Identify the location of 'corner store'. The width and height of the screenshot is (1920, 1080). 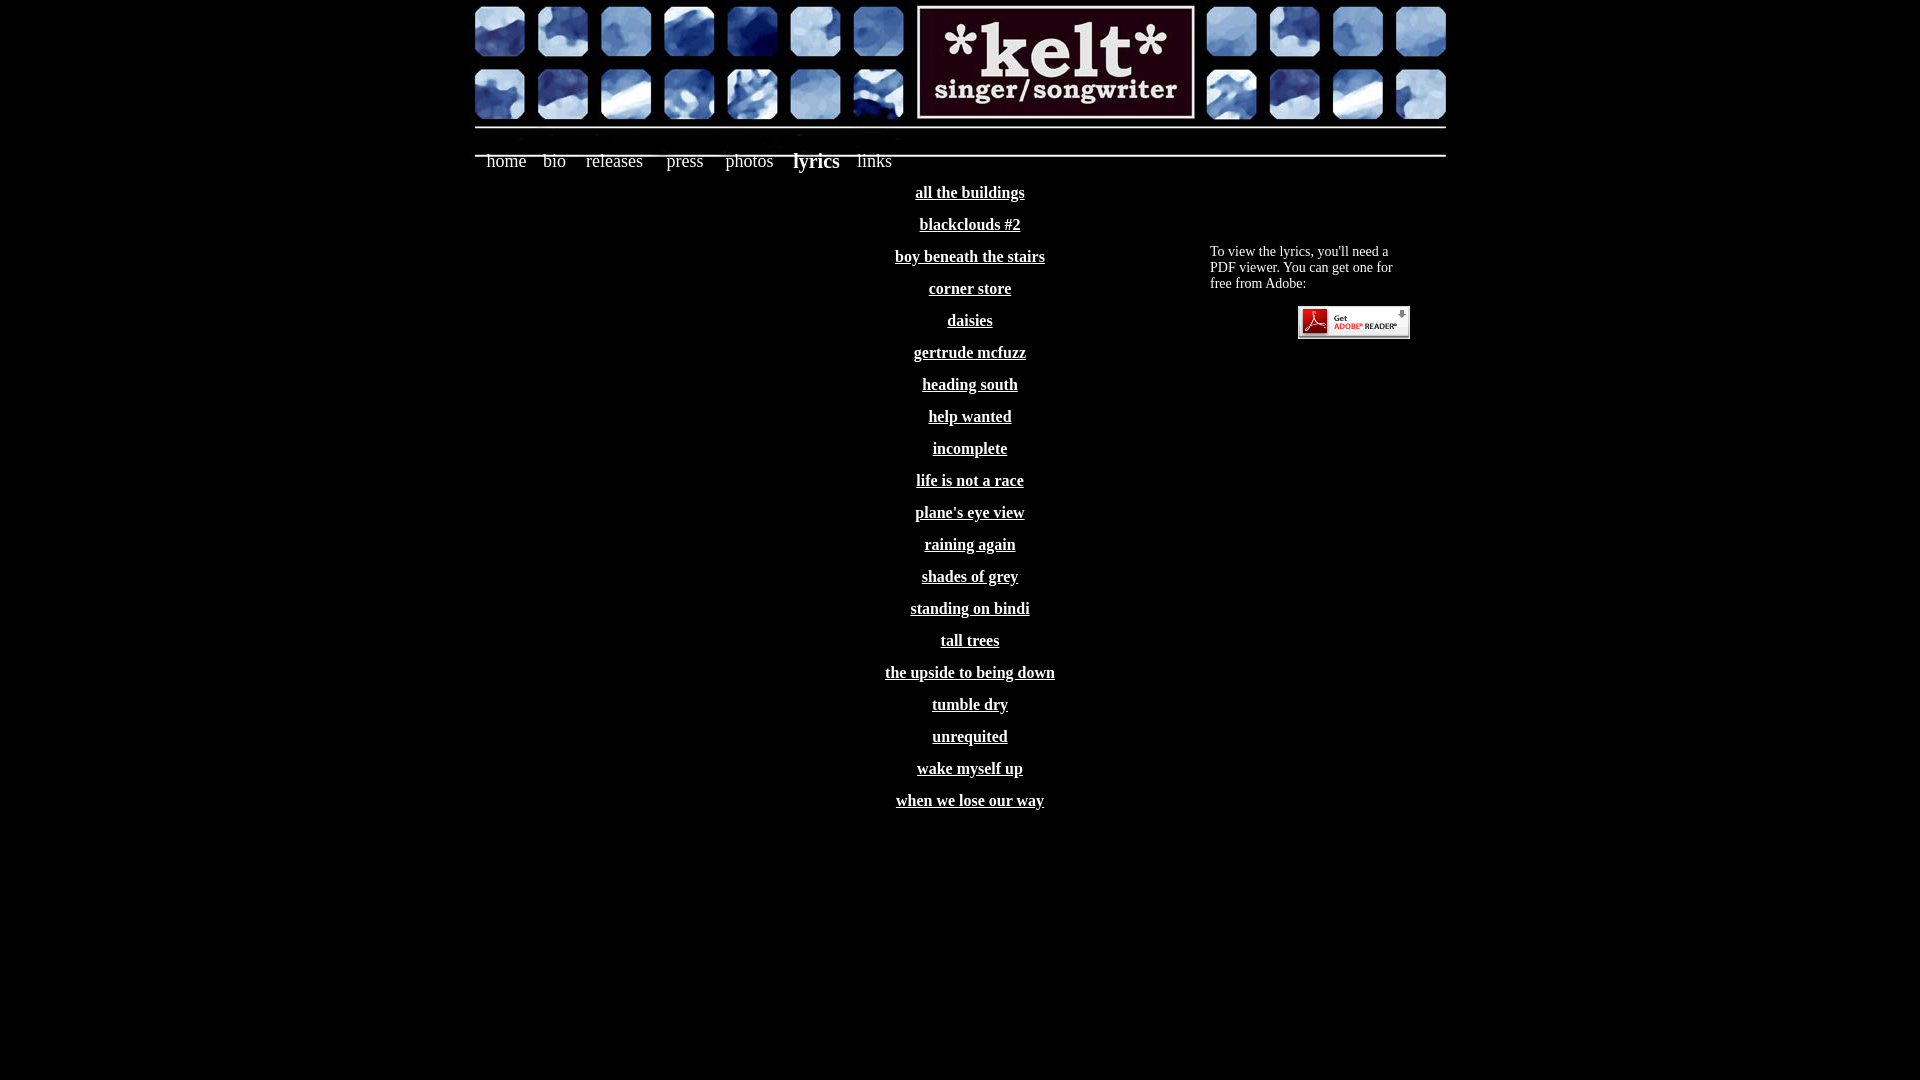
(928, 288).